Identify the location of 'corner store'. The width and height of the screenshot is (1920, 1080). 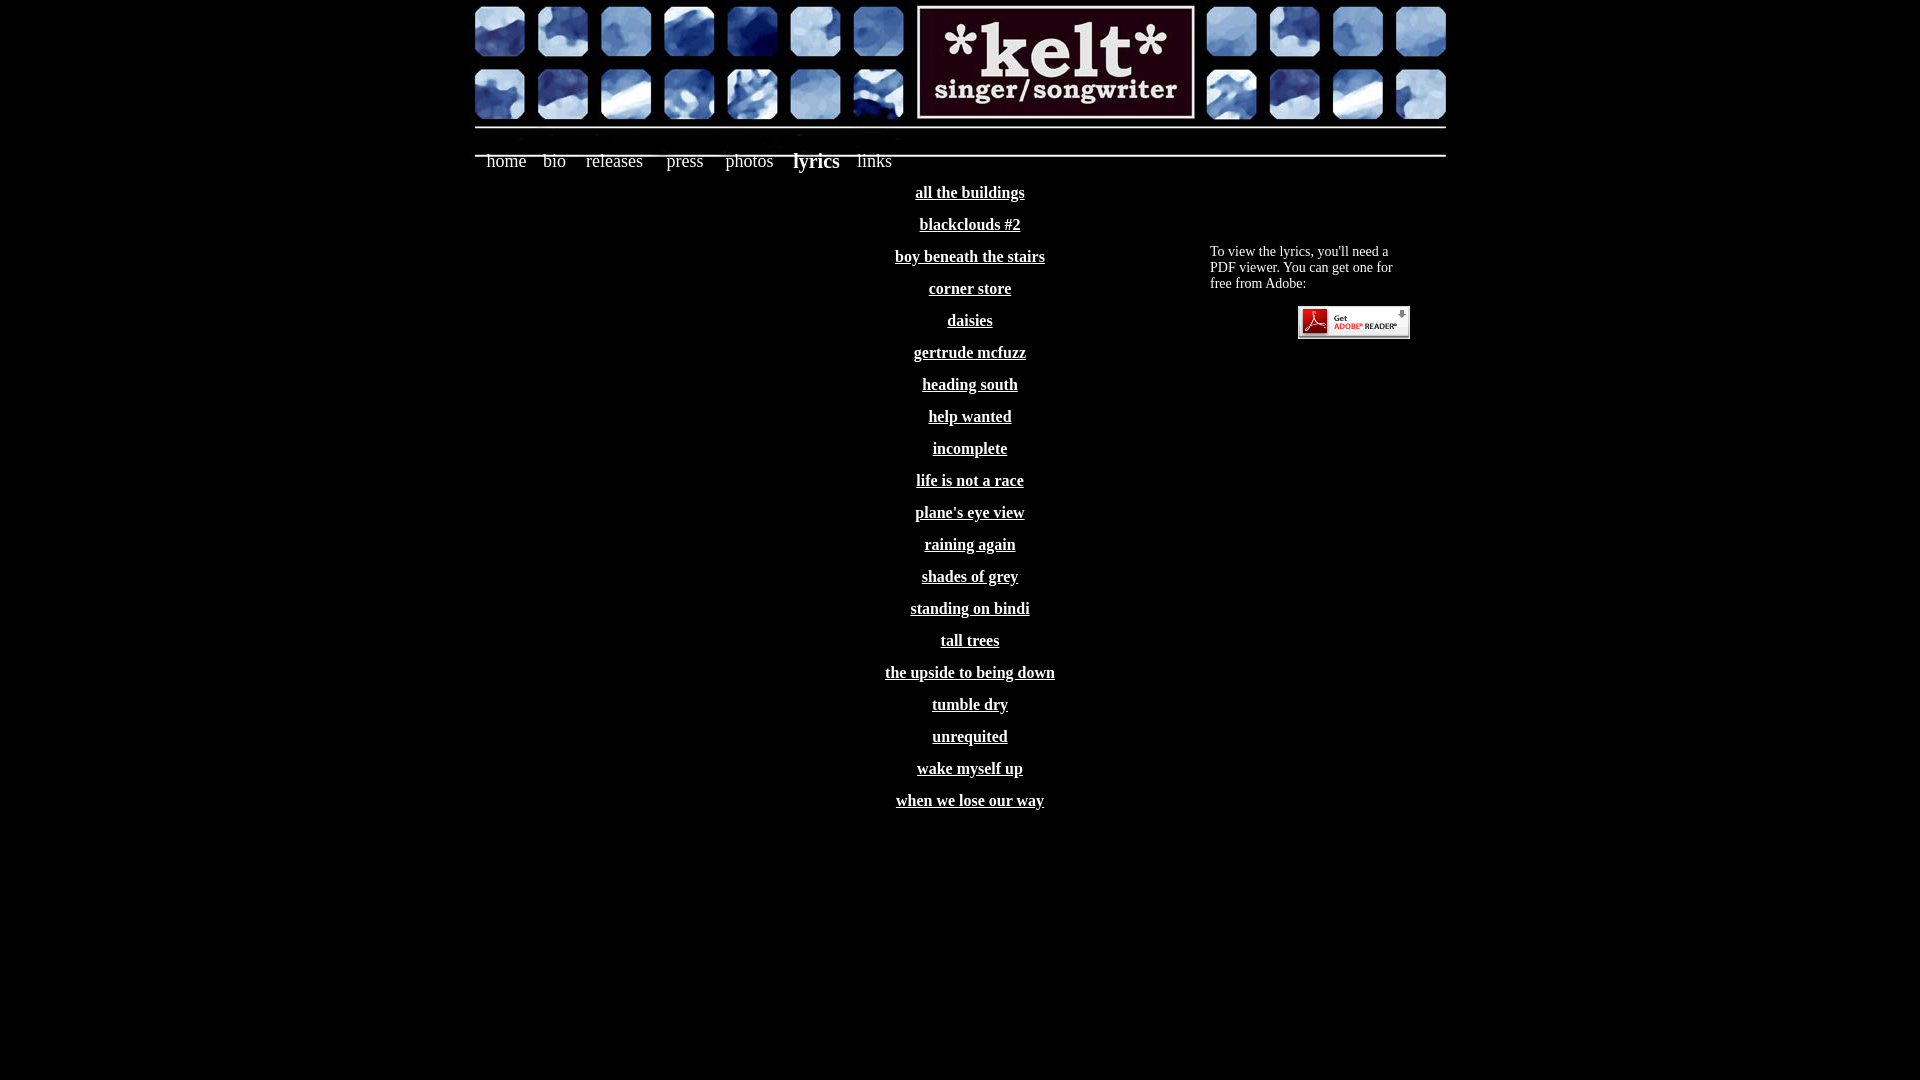
(928, 288).